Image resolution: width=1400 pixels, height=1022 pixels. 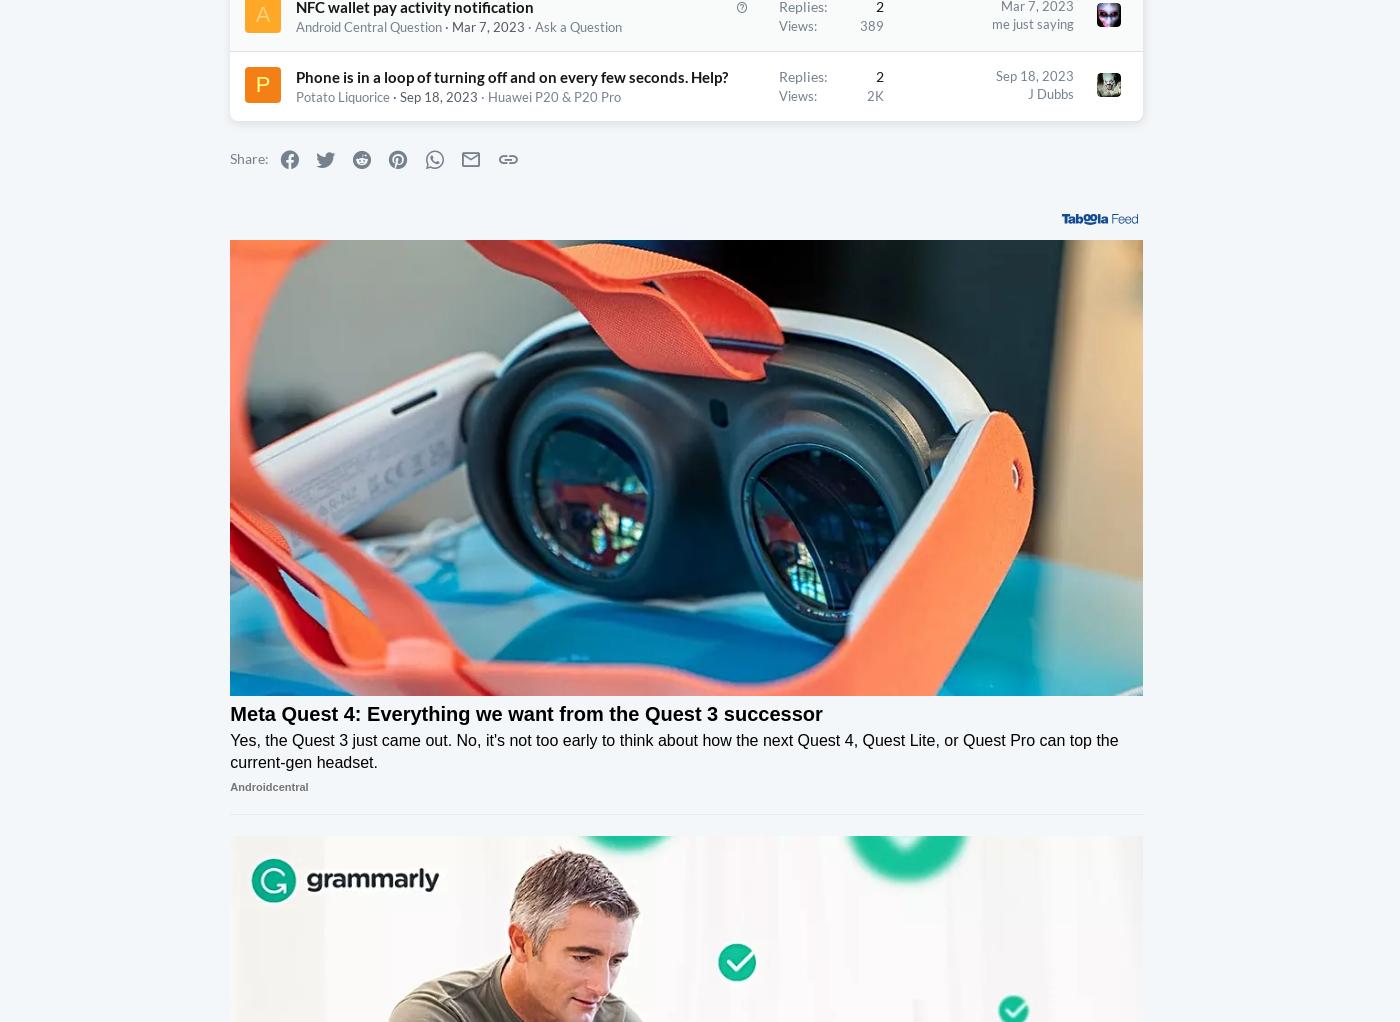 What do you see at coordinates (1242, 116) in the screenshot?
I see `'Google's Assistant At a Glance widget is crashing on a bunch of Android phones'` at bounding box center [1242, 116].